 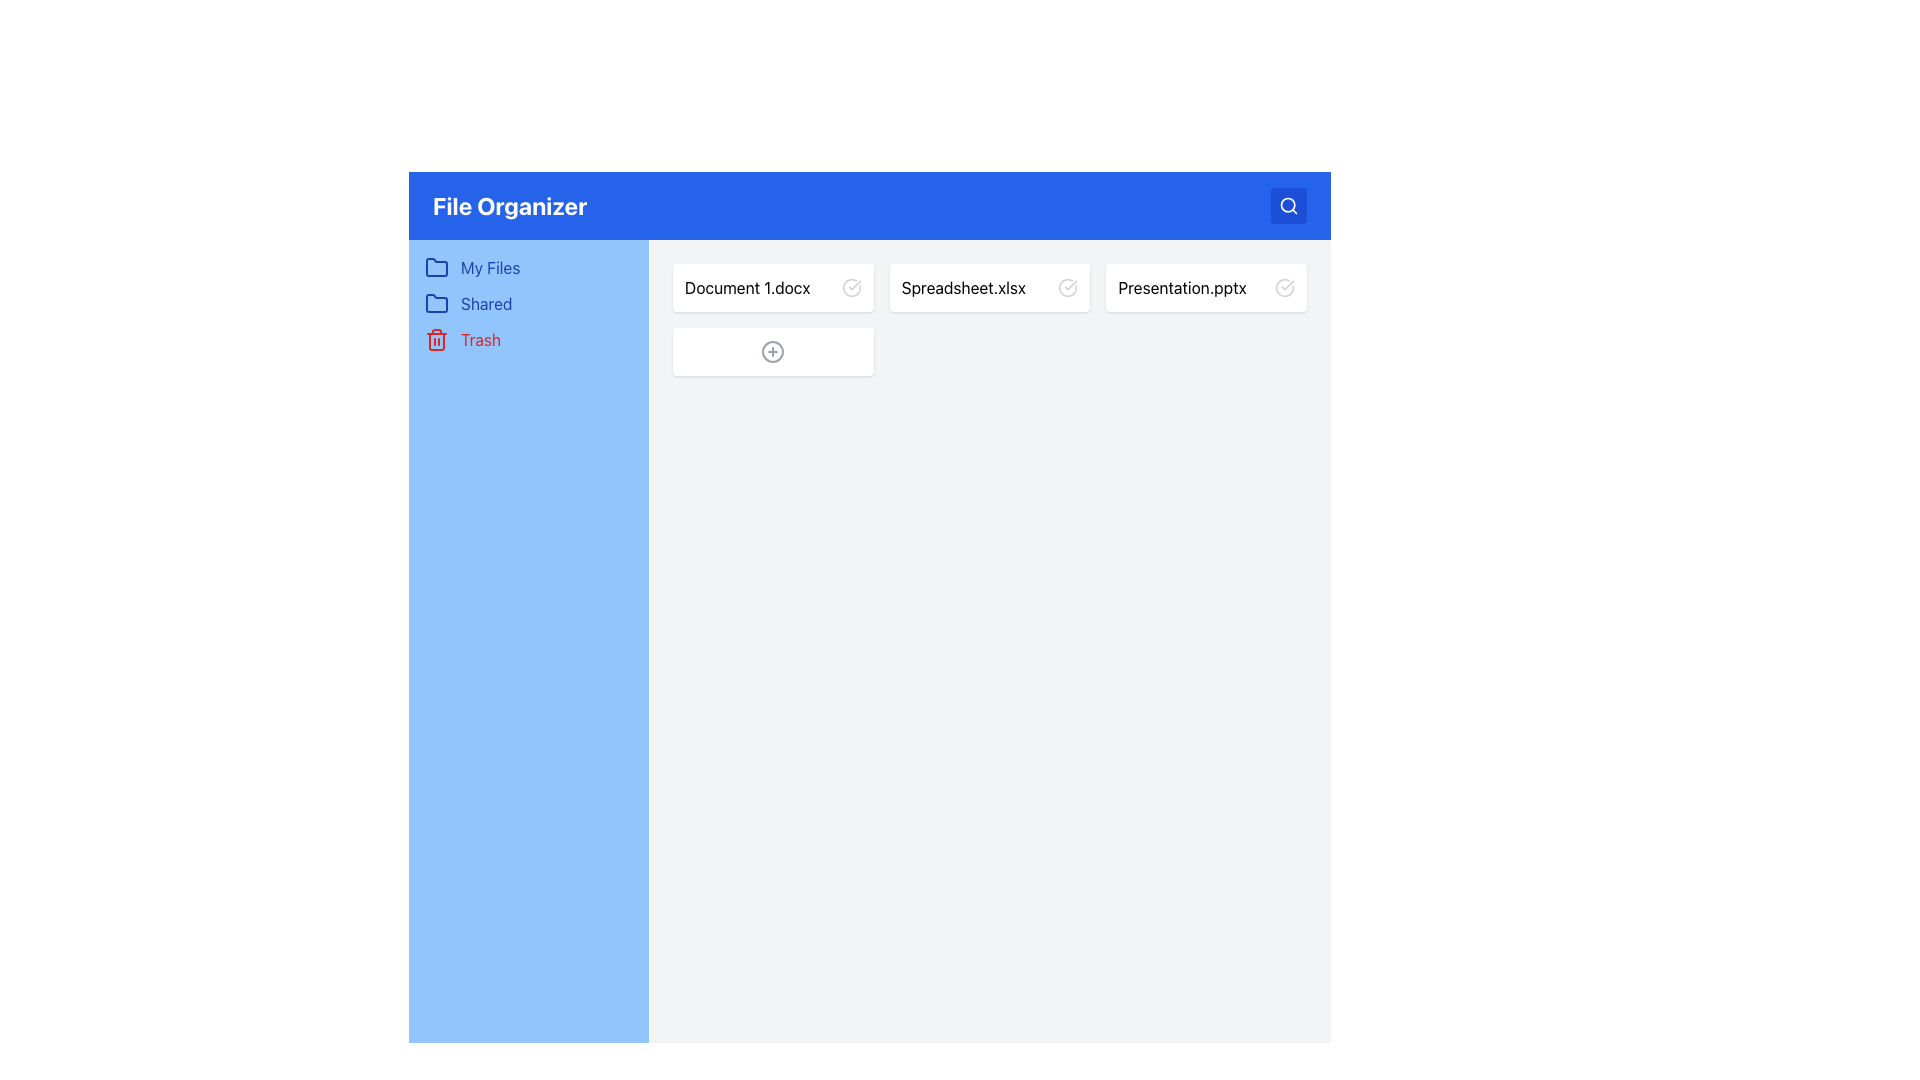 I want to click on the blue outlined folder icon located in the left sidebar, which precedes the 'My Files' label, so click(x=435, y=266).